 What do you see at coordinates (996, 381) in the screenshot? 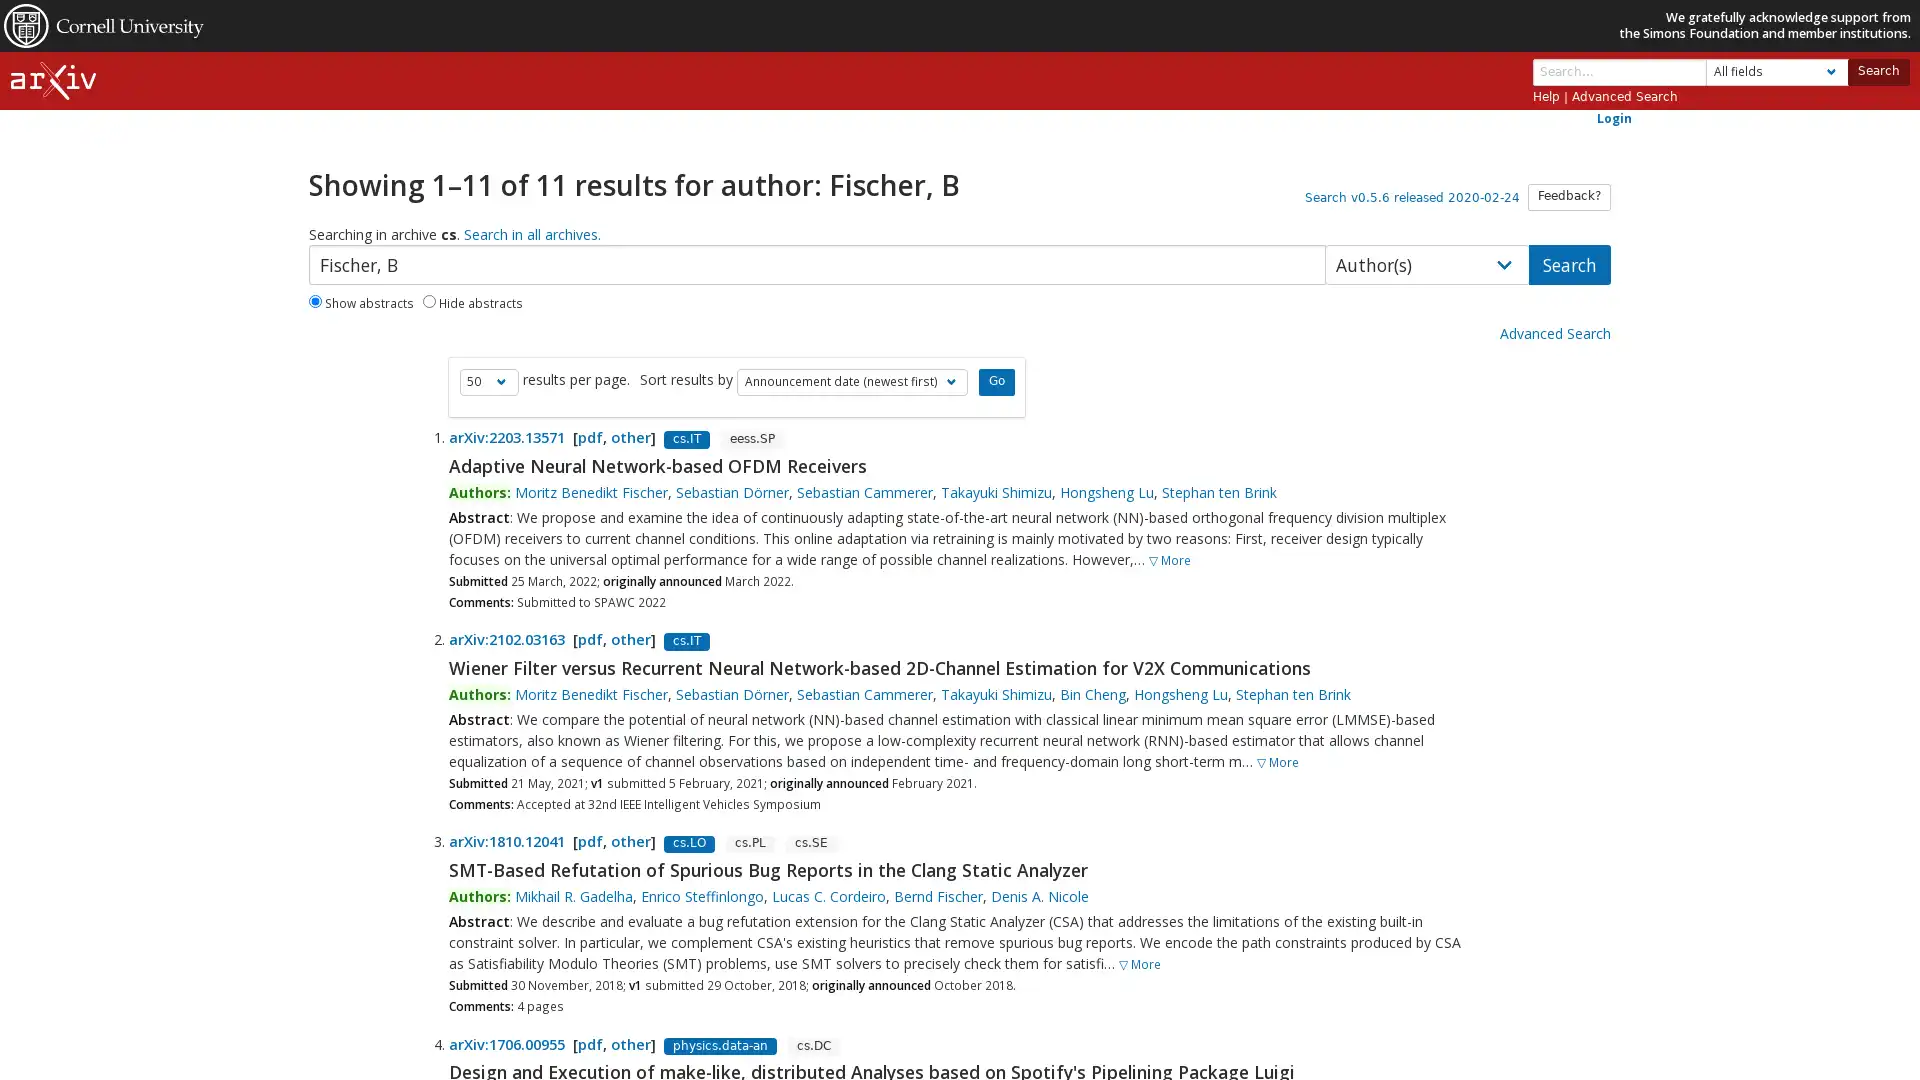
I see `Go` at bounding box center [996, 381].